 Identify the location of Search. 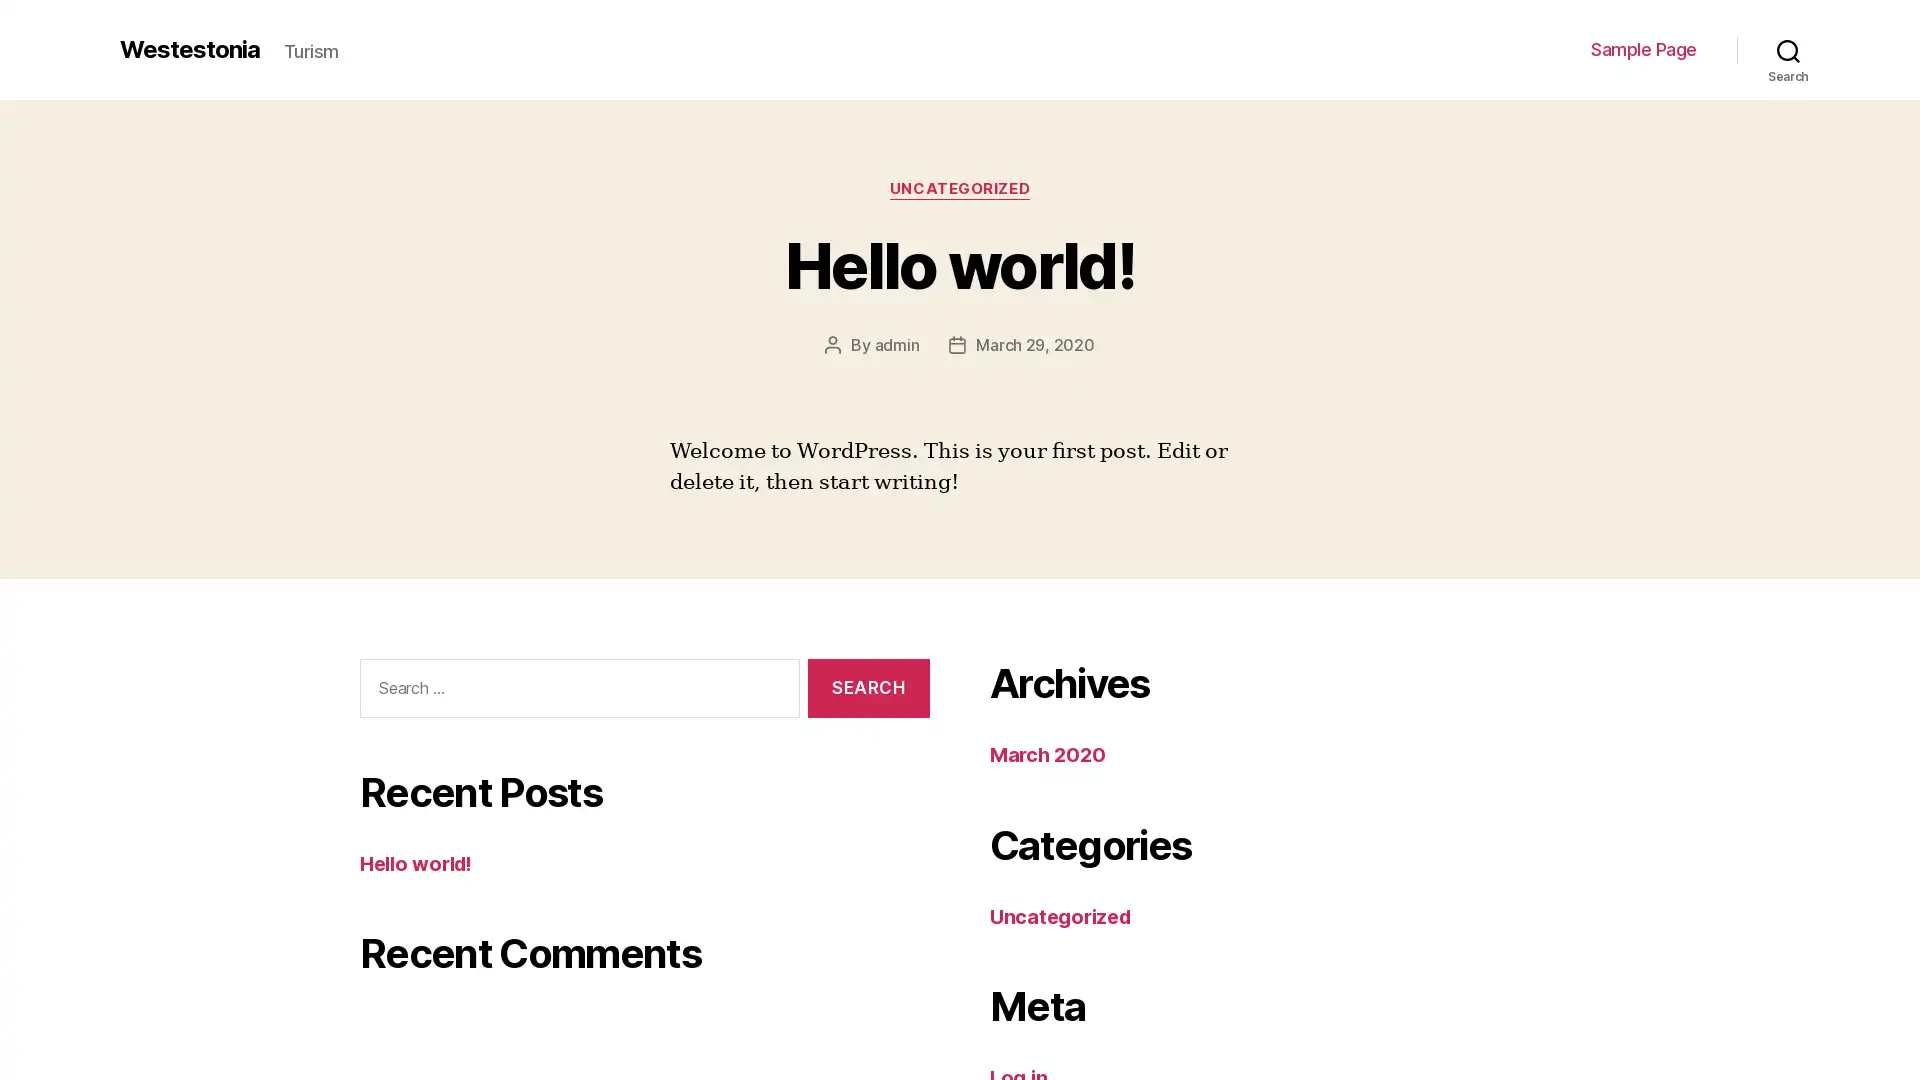
(1788, 49).